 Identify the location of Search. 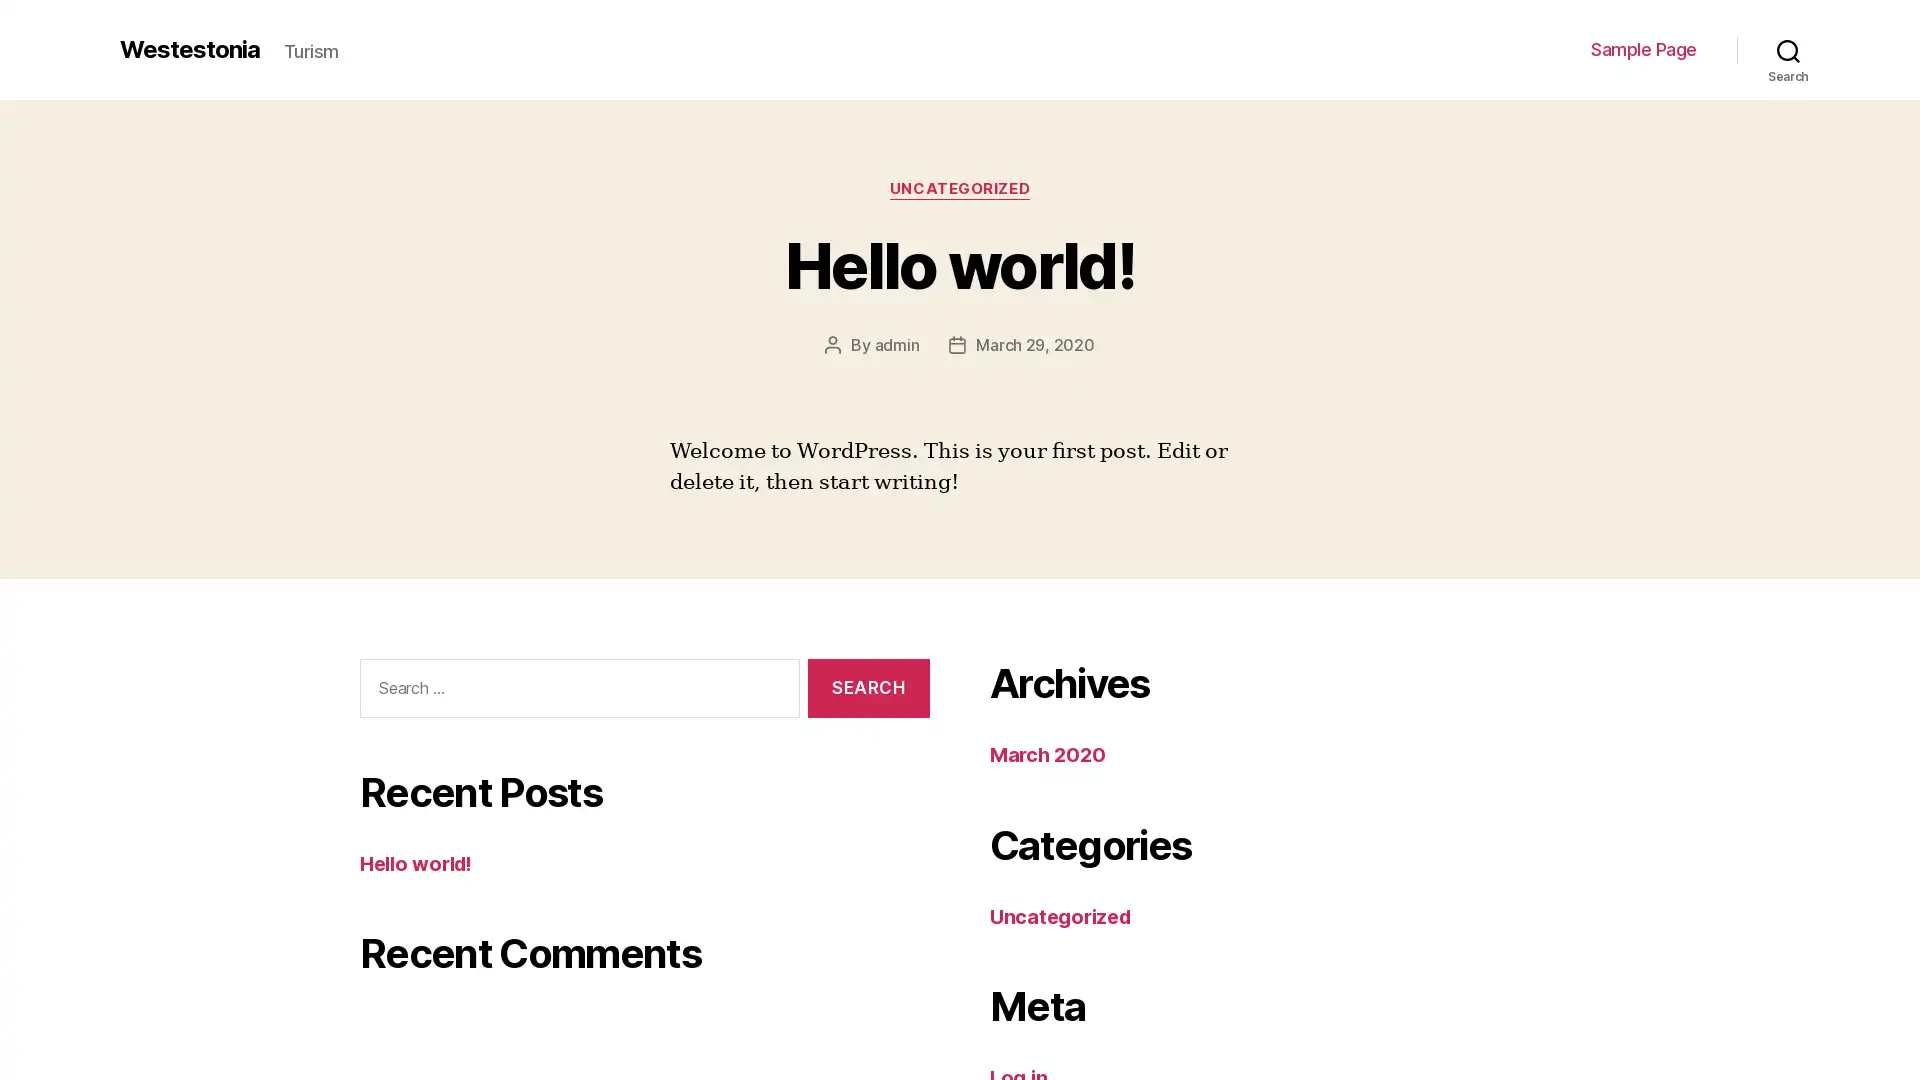
(1788, 49).